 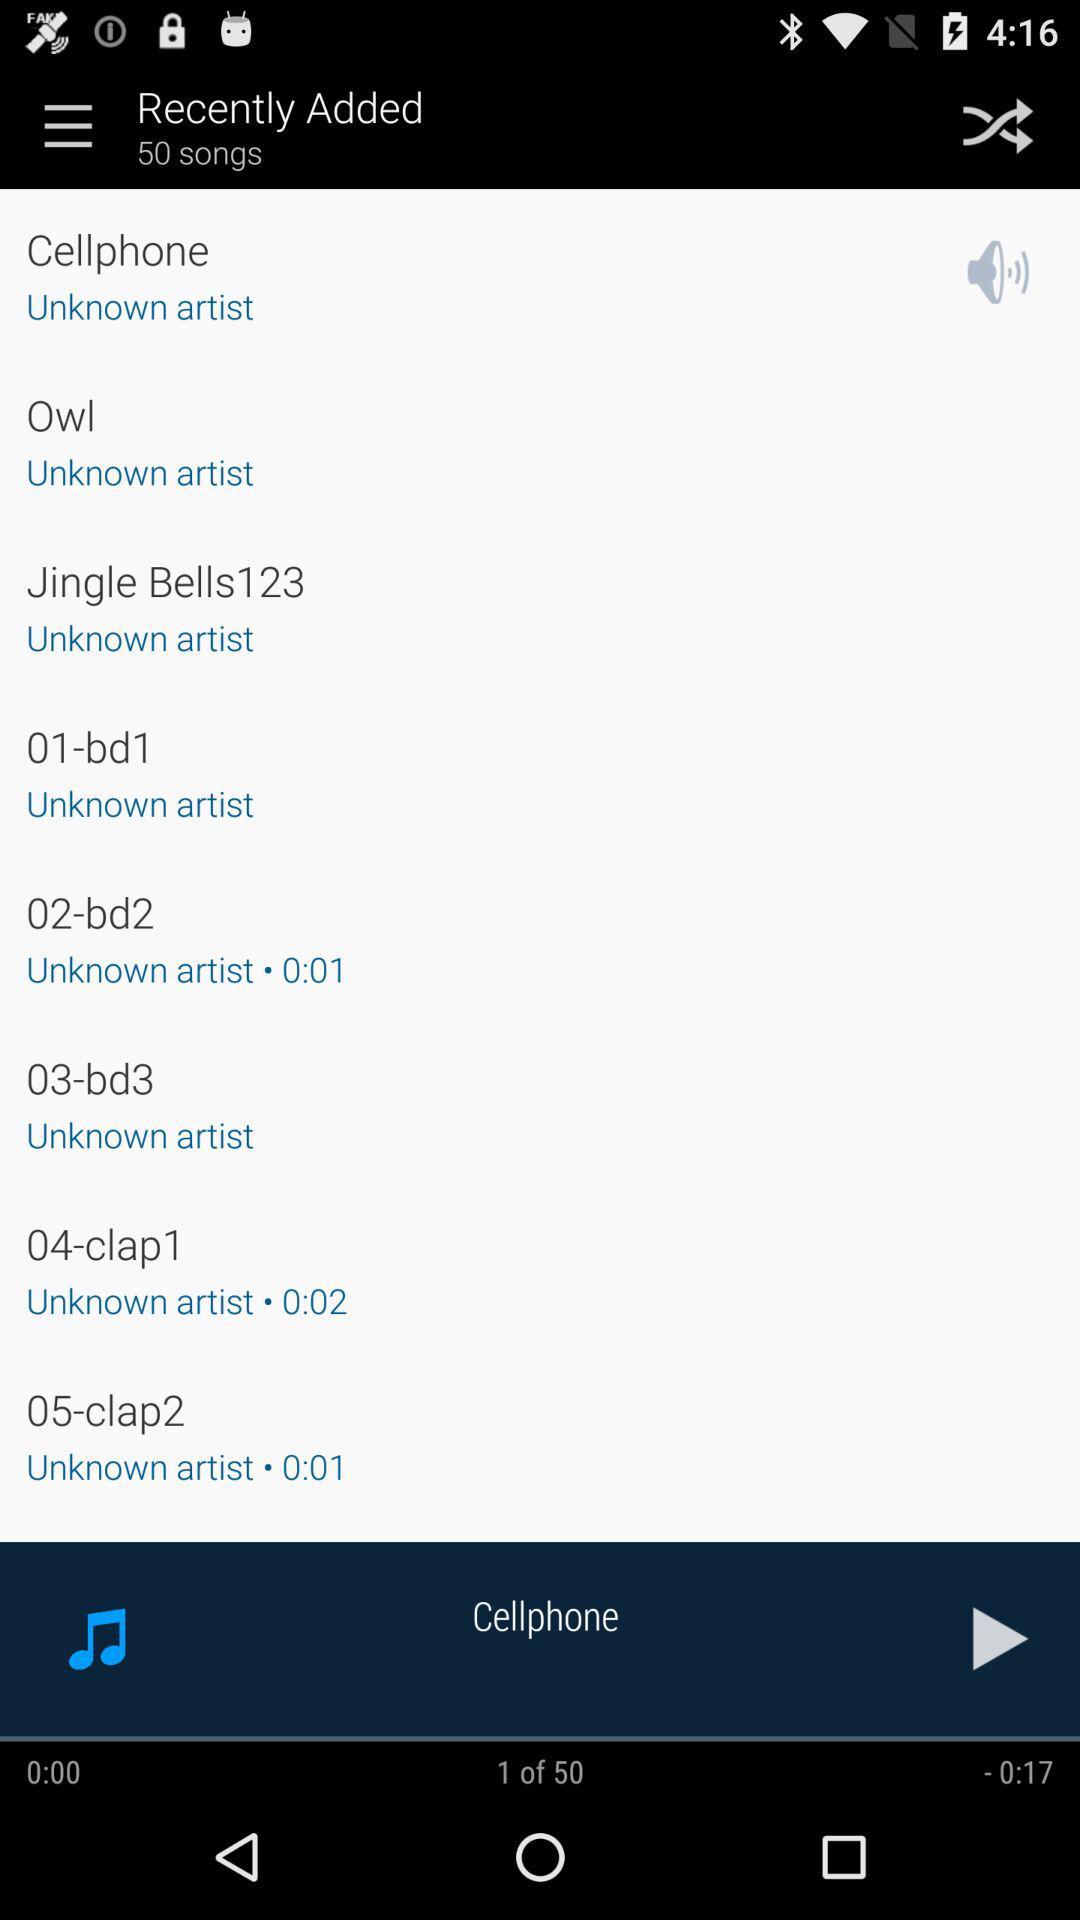 I want to click on the menu icon, so click(x=67, y=124).